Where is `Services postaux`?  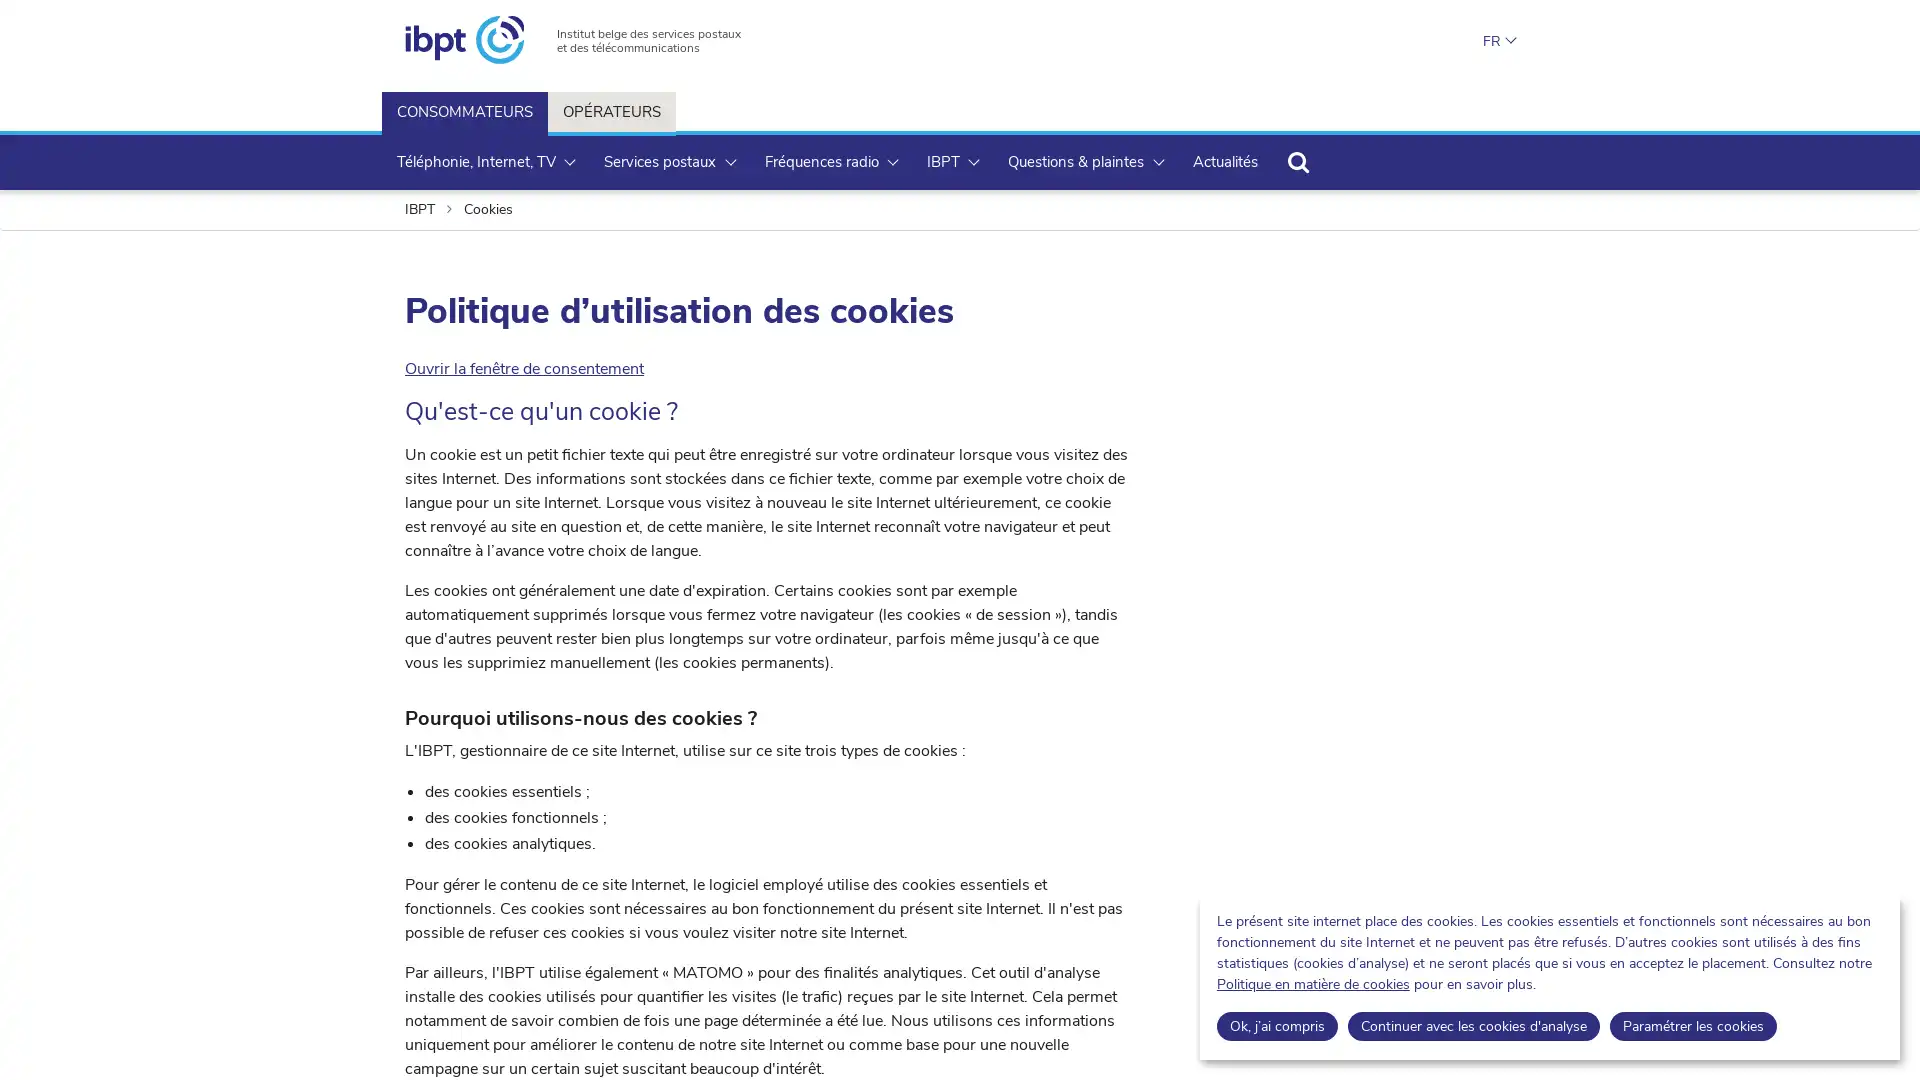
Services postaux is located at coordinates (668, 161).